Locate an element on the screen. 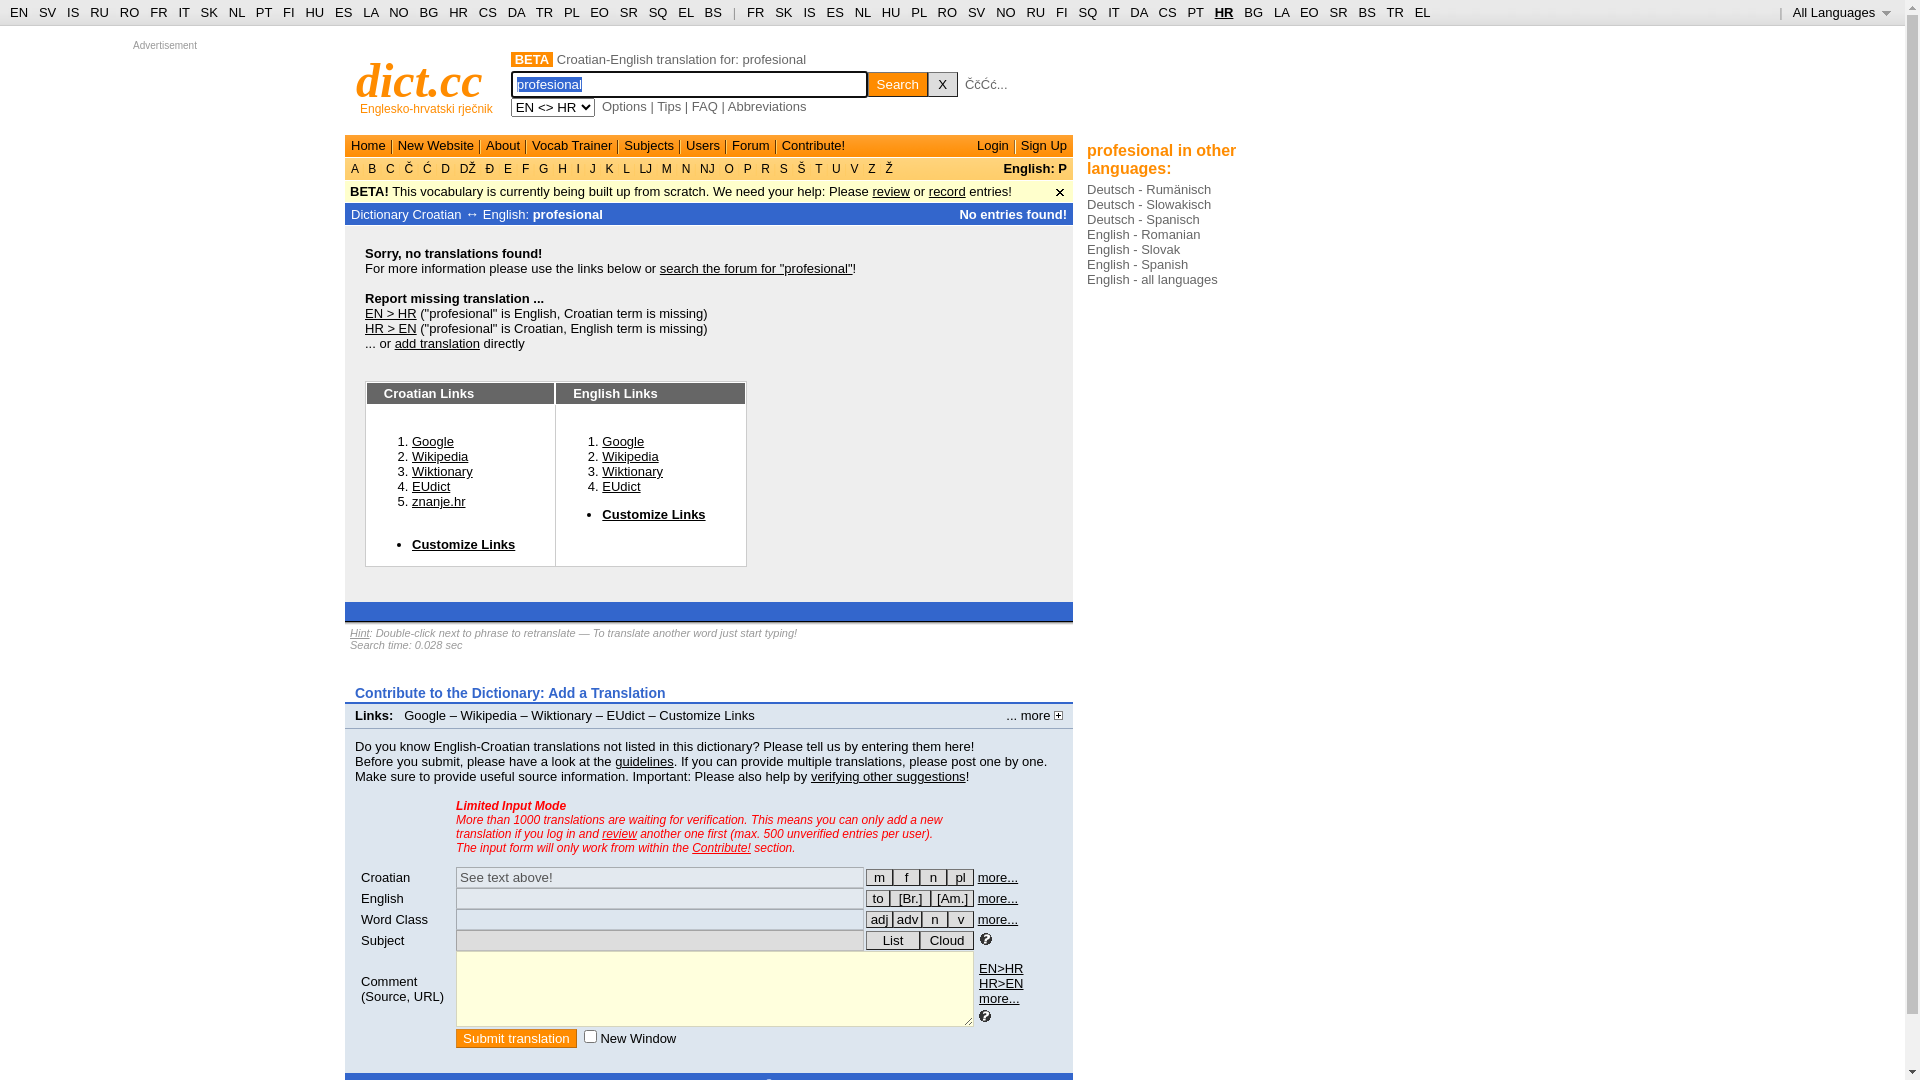 The width and height of the screenshot is (1920, 1080). 'LJ' is located at coordinates (645, 168).